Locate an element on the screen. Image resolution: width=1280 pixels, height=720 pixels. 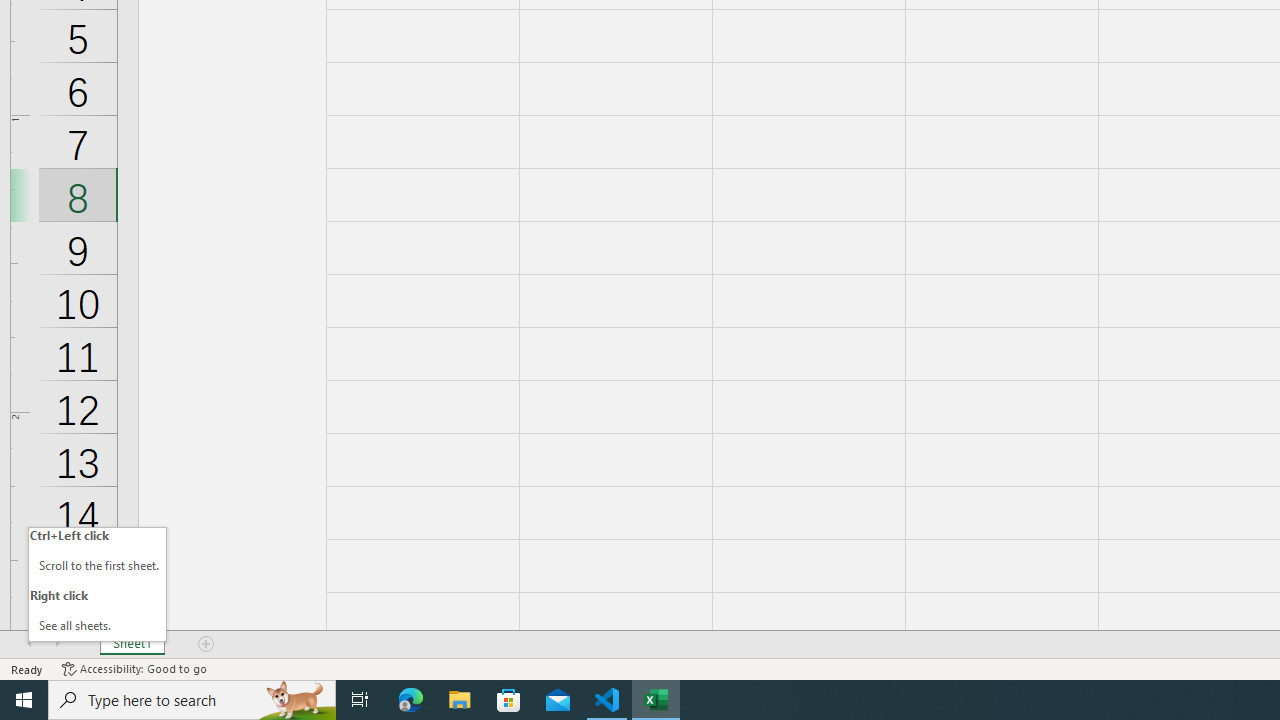
'Add Sheet' is located at coordinates (207, 644).